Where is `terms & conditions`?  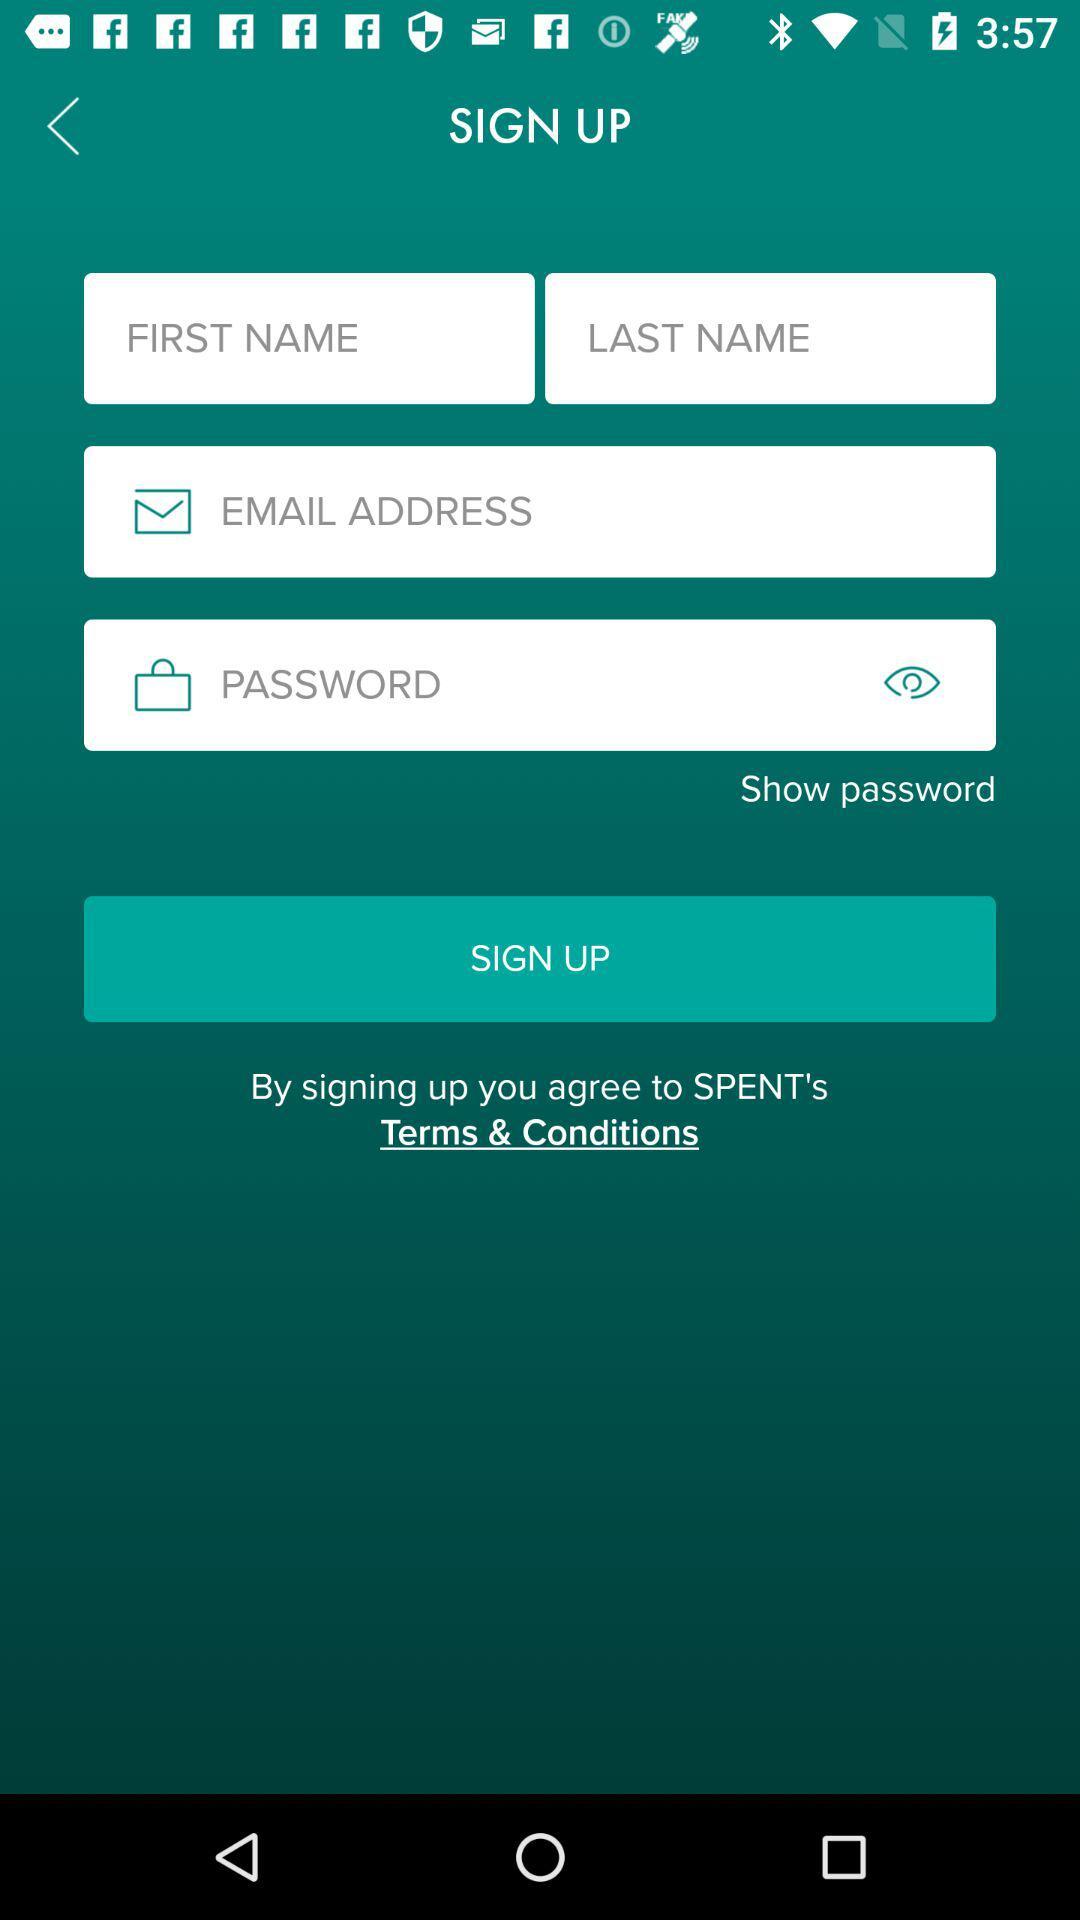 terms & conditions is located at coordinates (538, 1154).